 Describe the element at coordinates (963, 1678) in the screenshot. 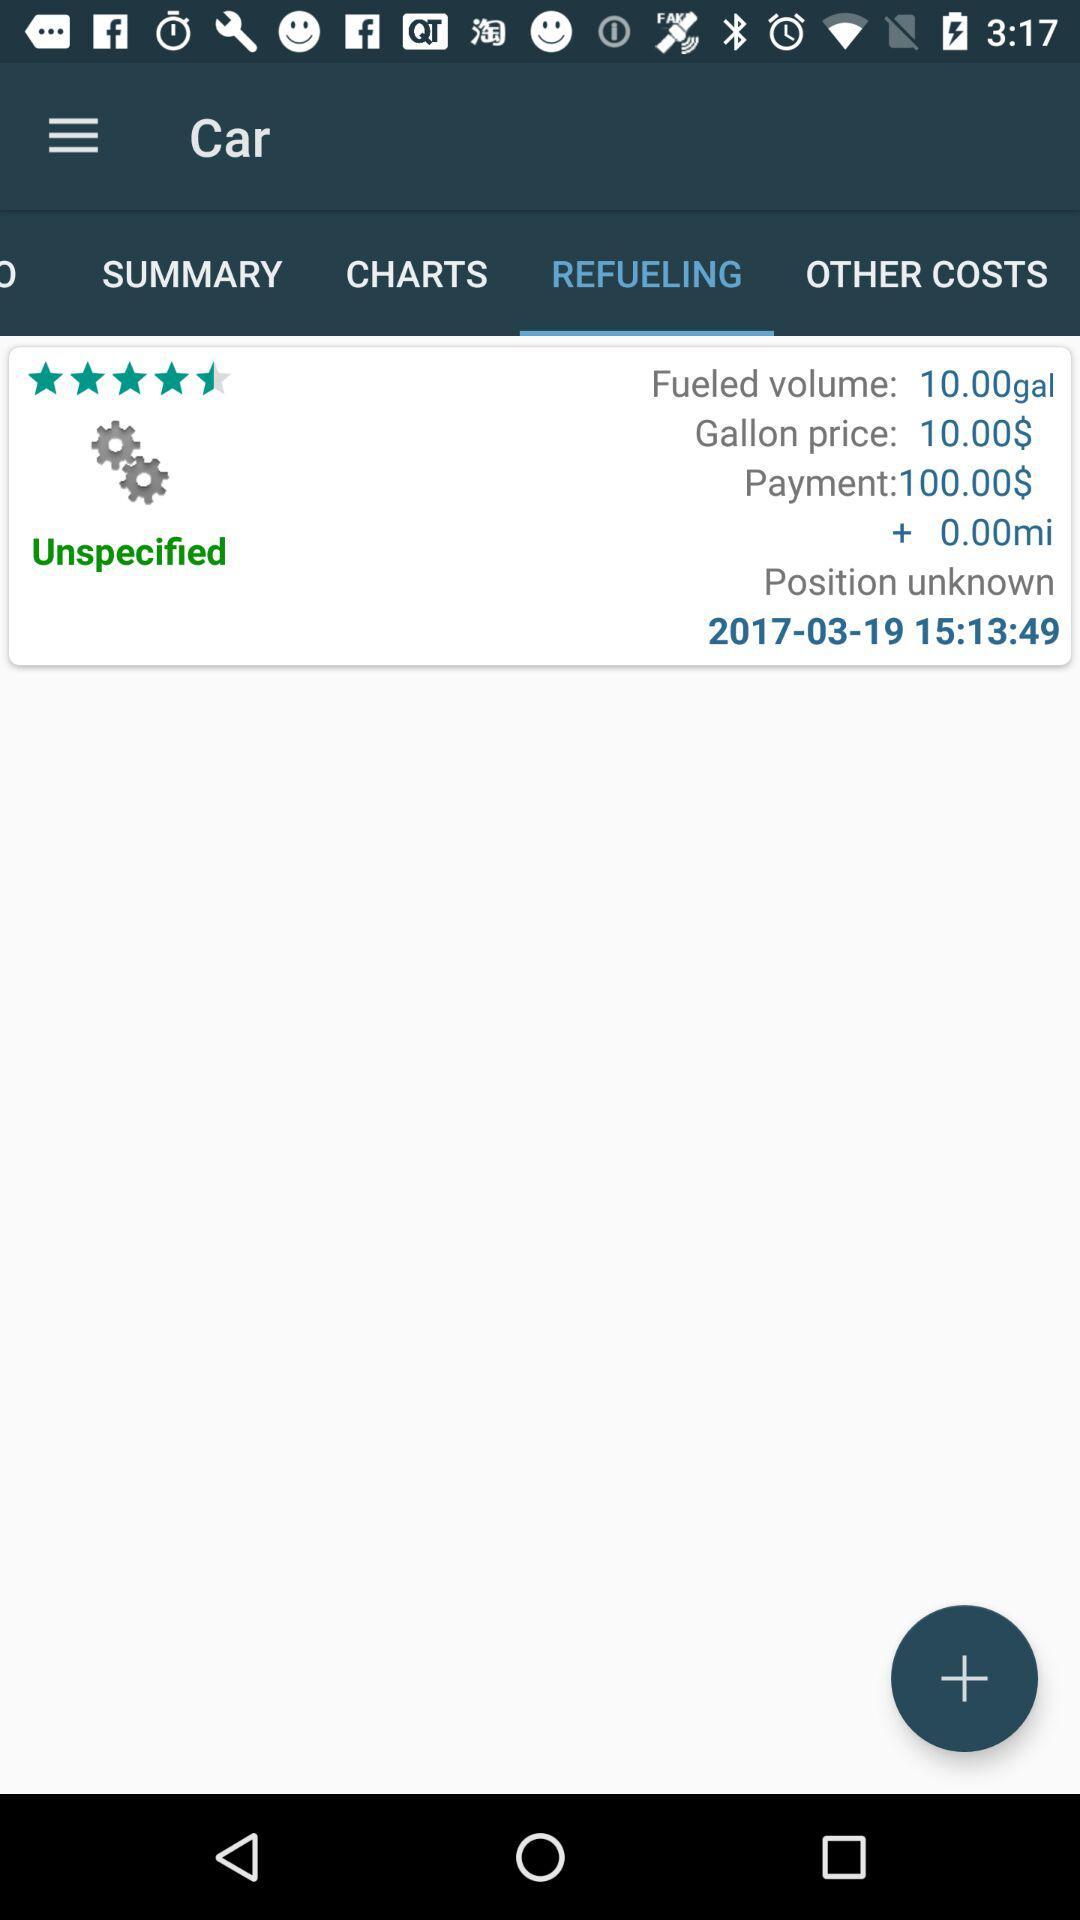

I see `the option will point add something` at that location.